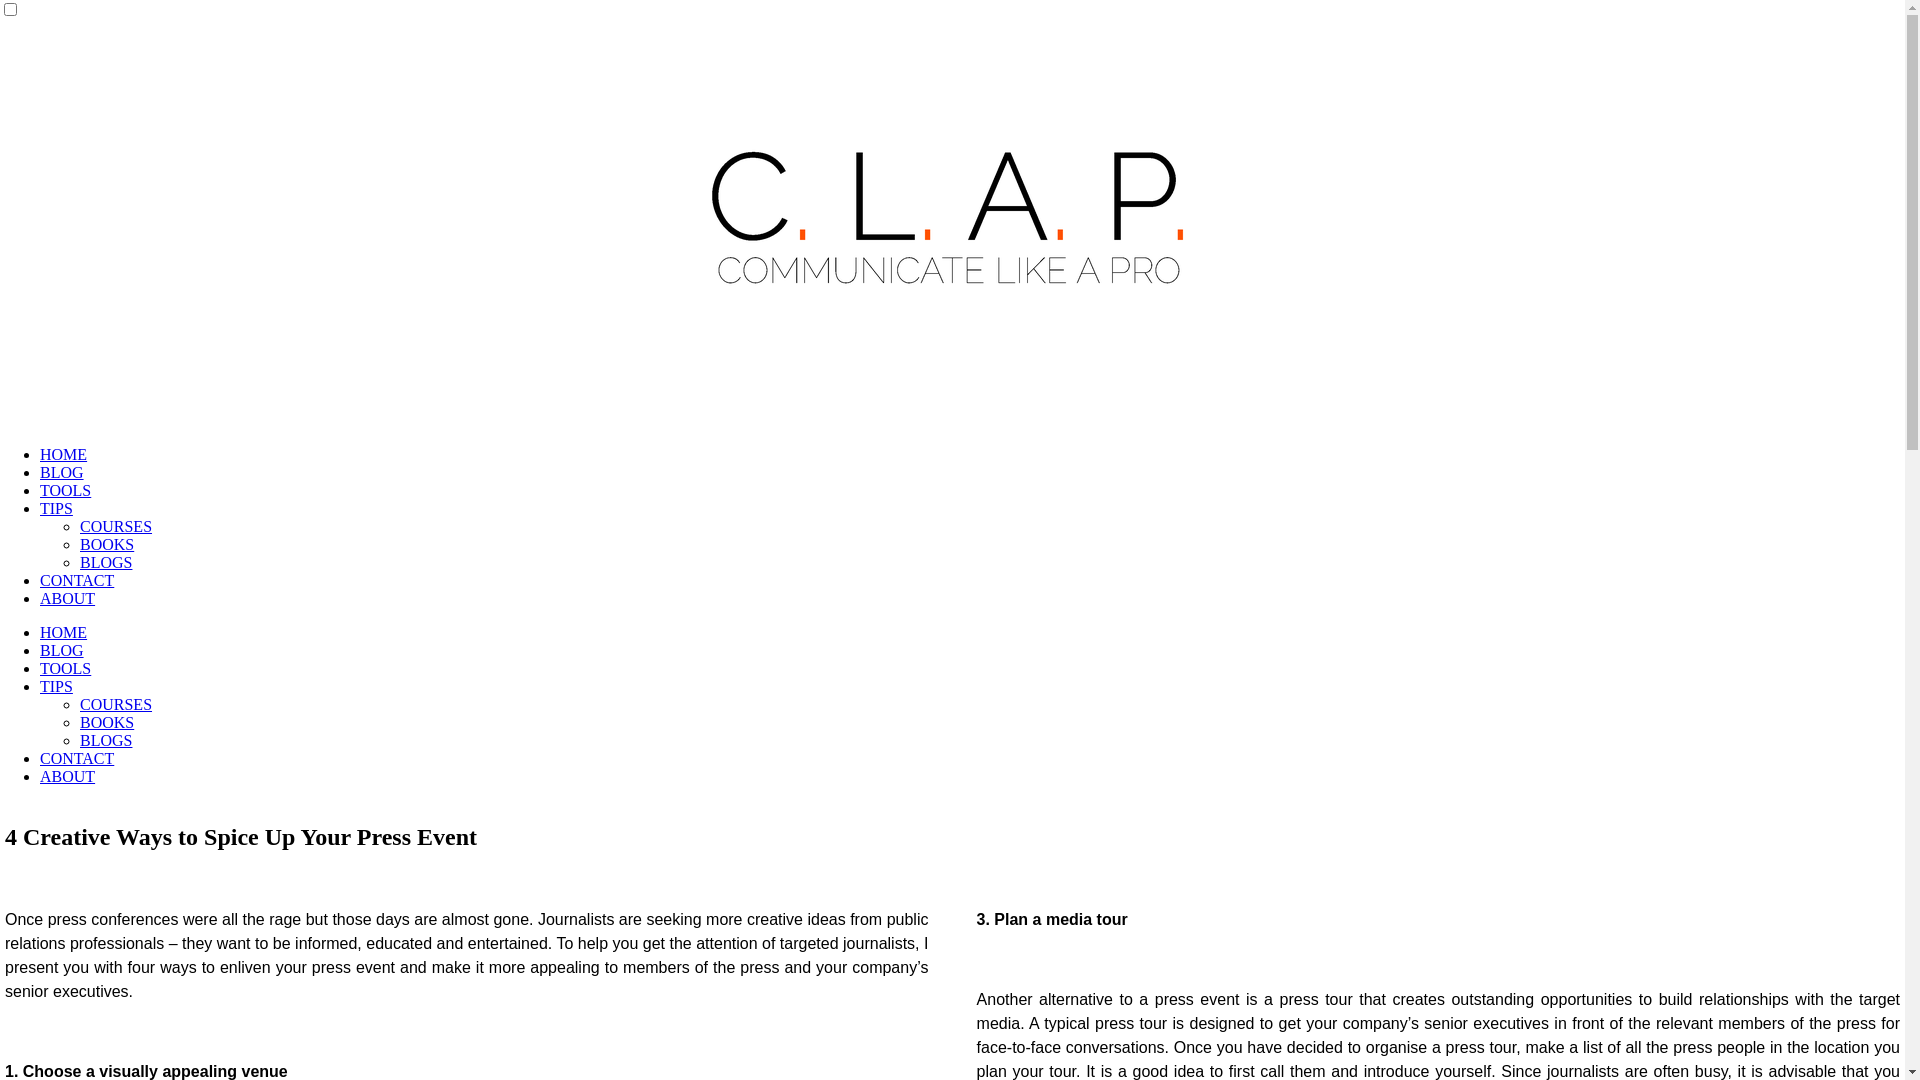  I want to click on 'BLOG', so click(62, 650).